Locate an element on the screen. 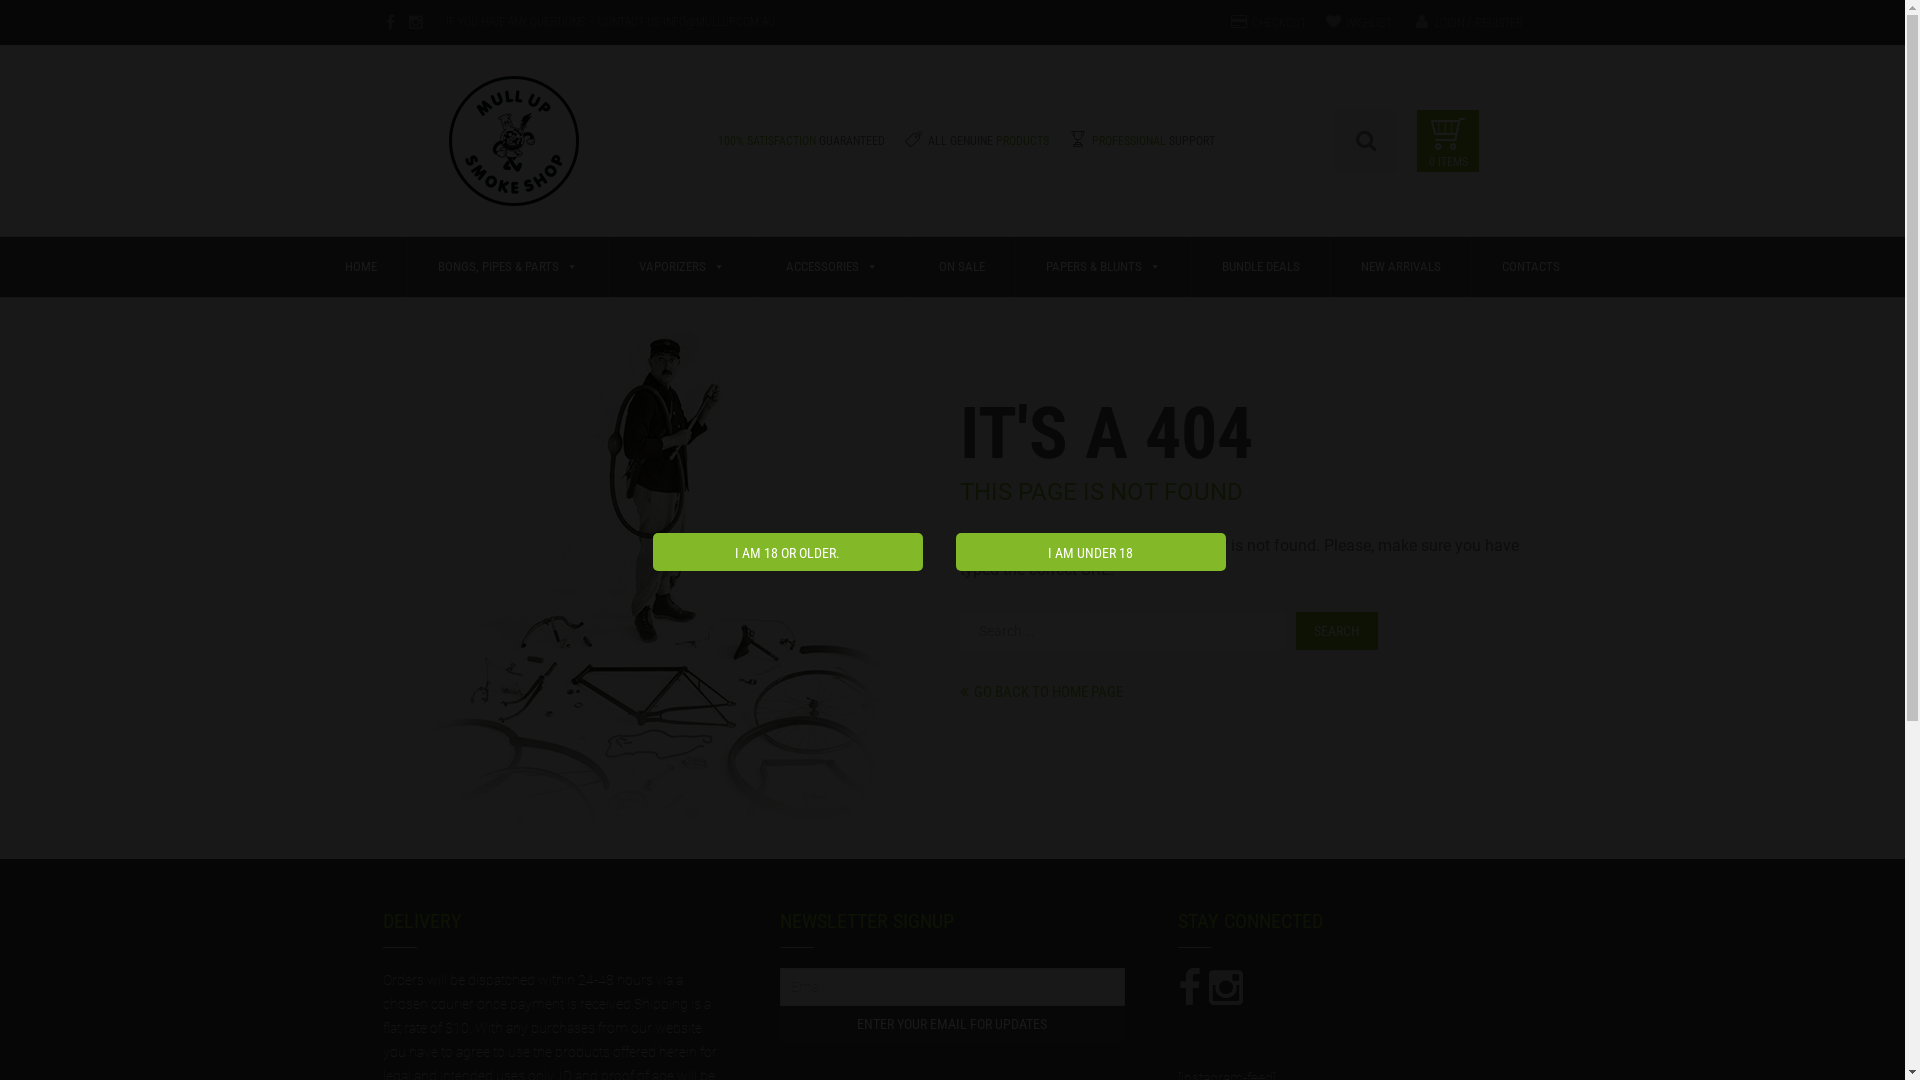 This screenshot has height=1080, width=1920. 'HOME' is located at coordinates (361, 265).